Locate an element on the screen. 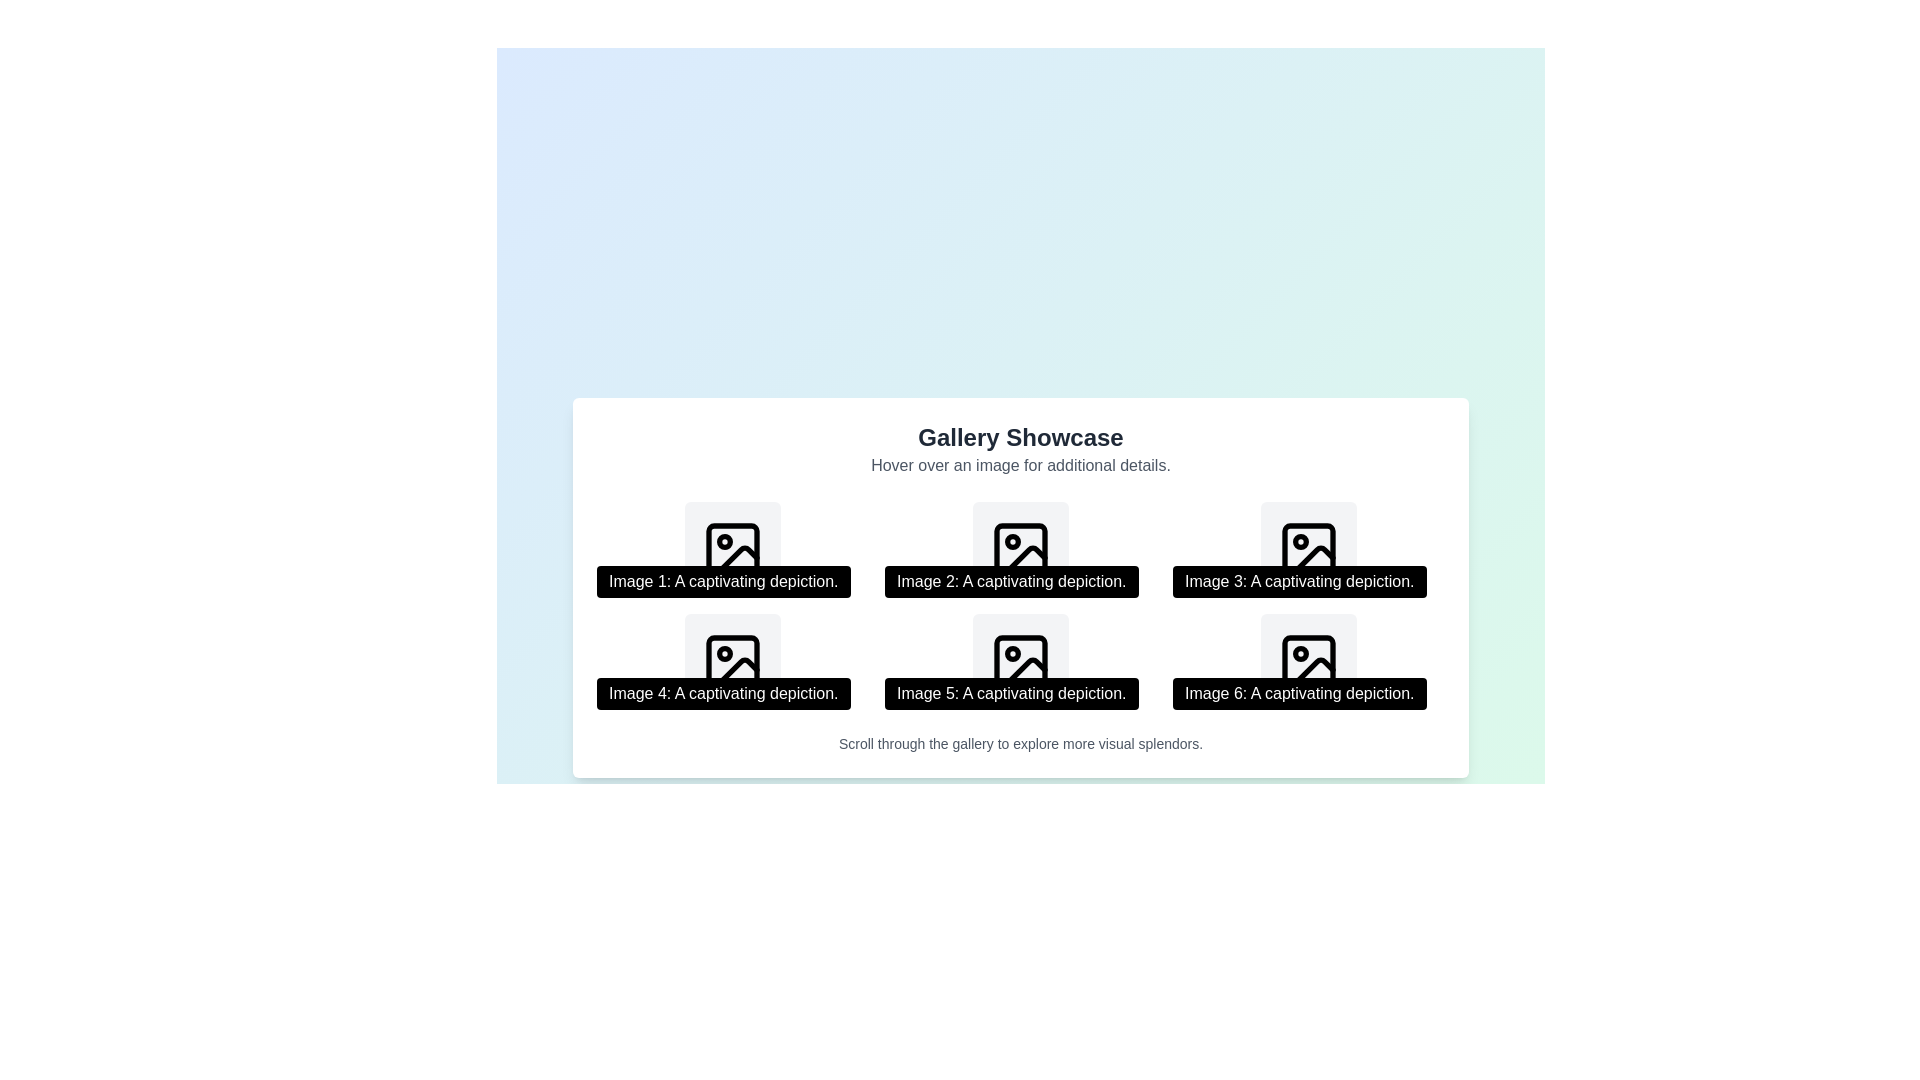 Image resolution: width=1920 pixels, height=1080 pixels. the rounded rectangle button with a gray background that contains a visual placeholder for an image, located in the top row of a grid layout as the second item from the left is located at coordinates (1021, 550).